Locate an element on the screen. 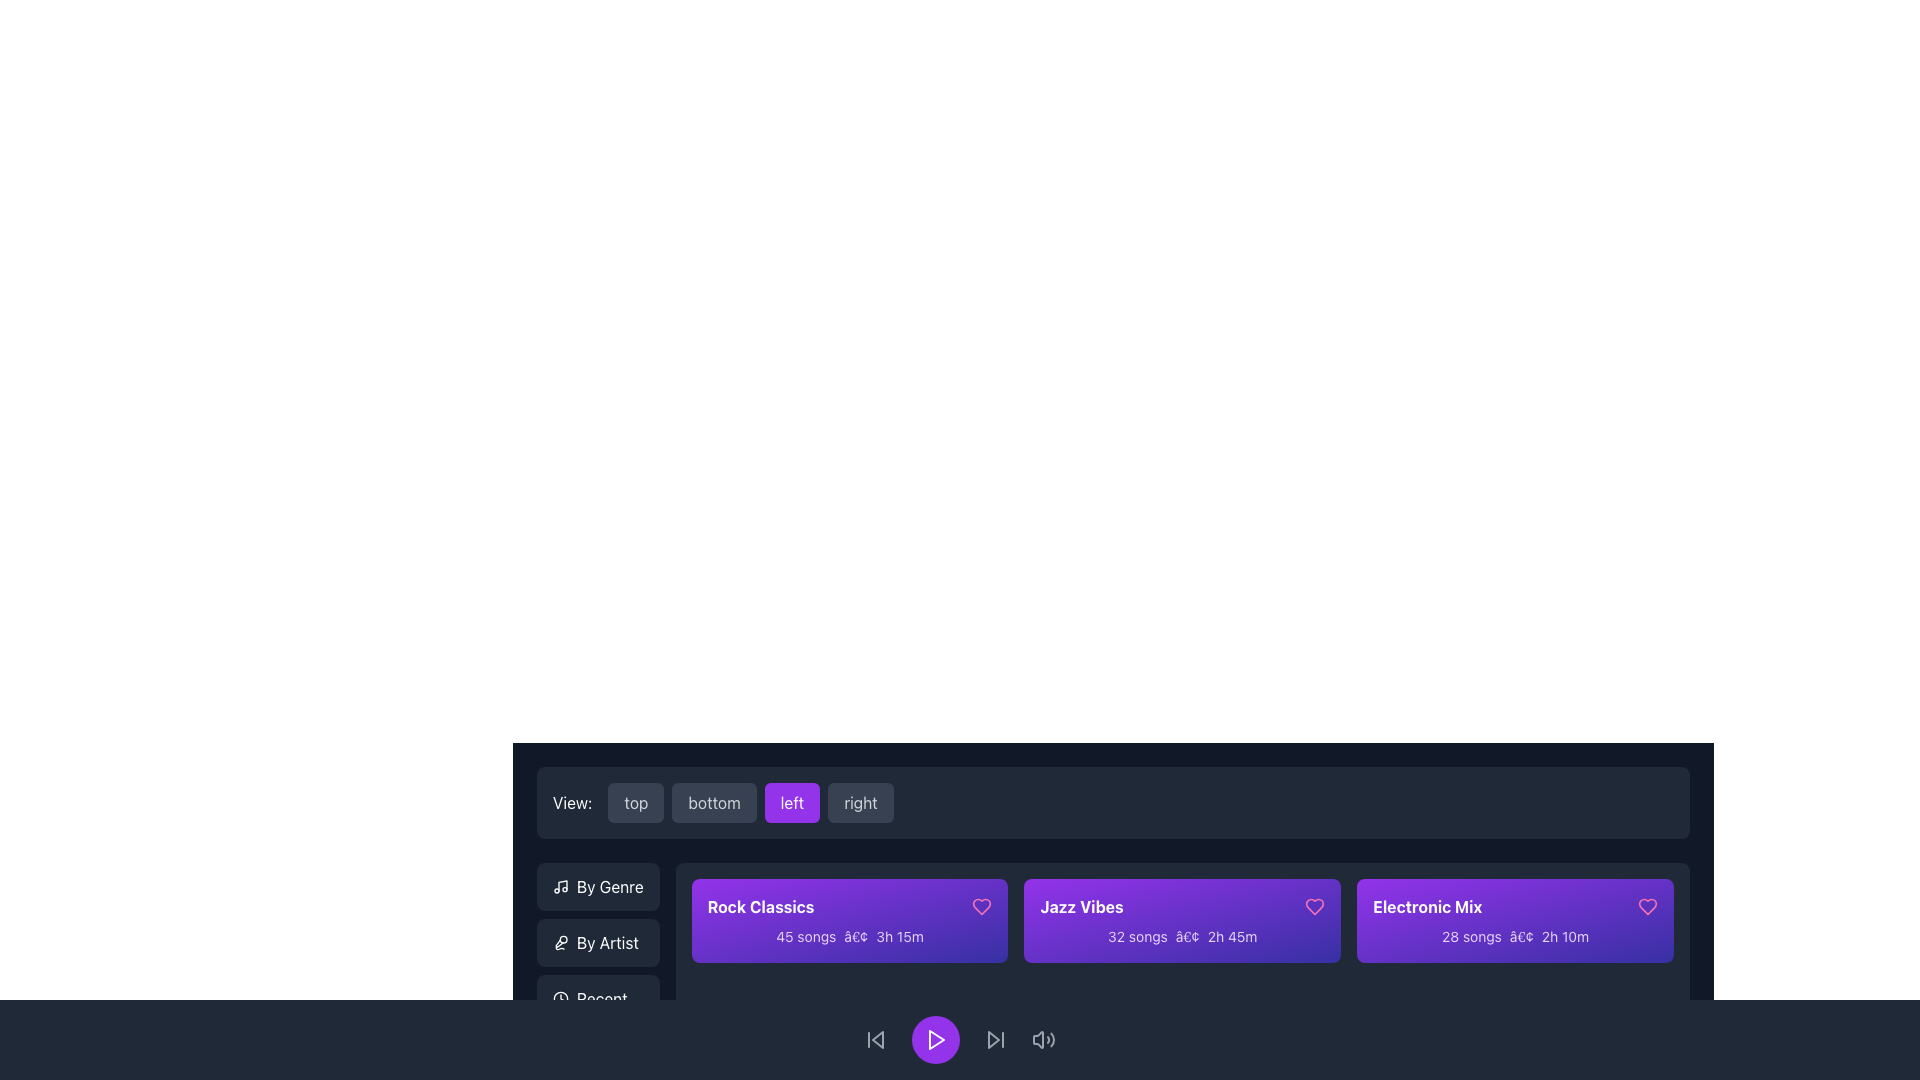 This screenshot has width=1920, height=1080. the 'Recent' button, which is a rectangular button with a dark gray background and white text, located at the bottom-left side of the interface in the button group is located at coordinates (597, 999).